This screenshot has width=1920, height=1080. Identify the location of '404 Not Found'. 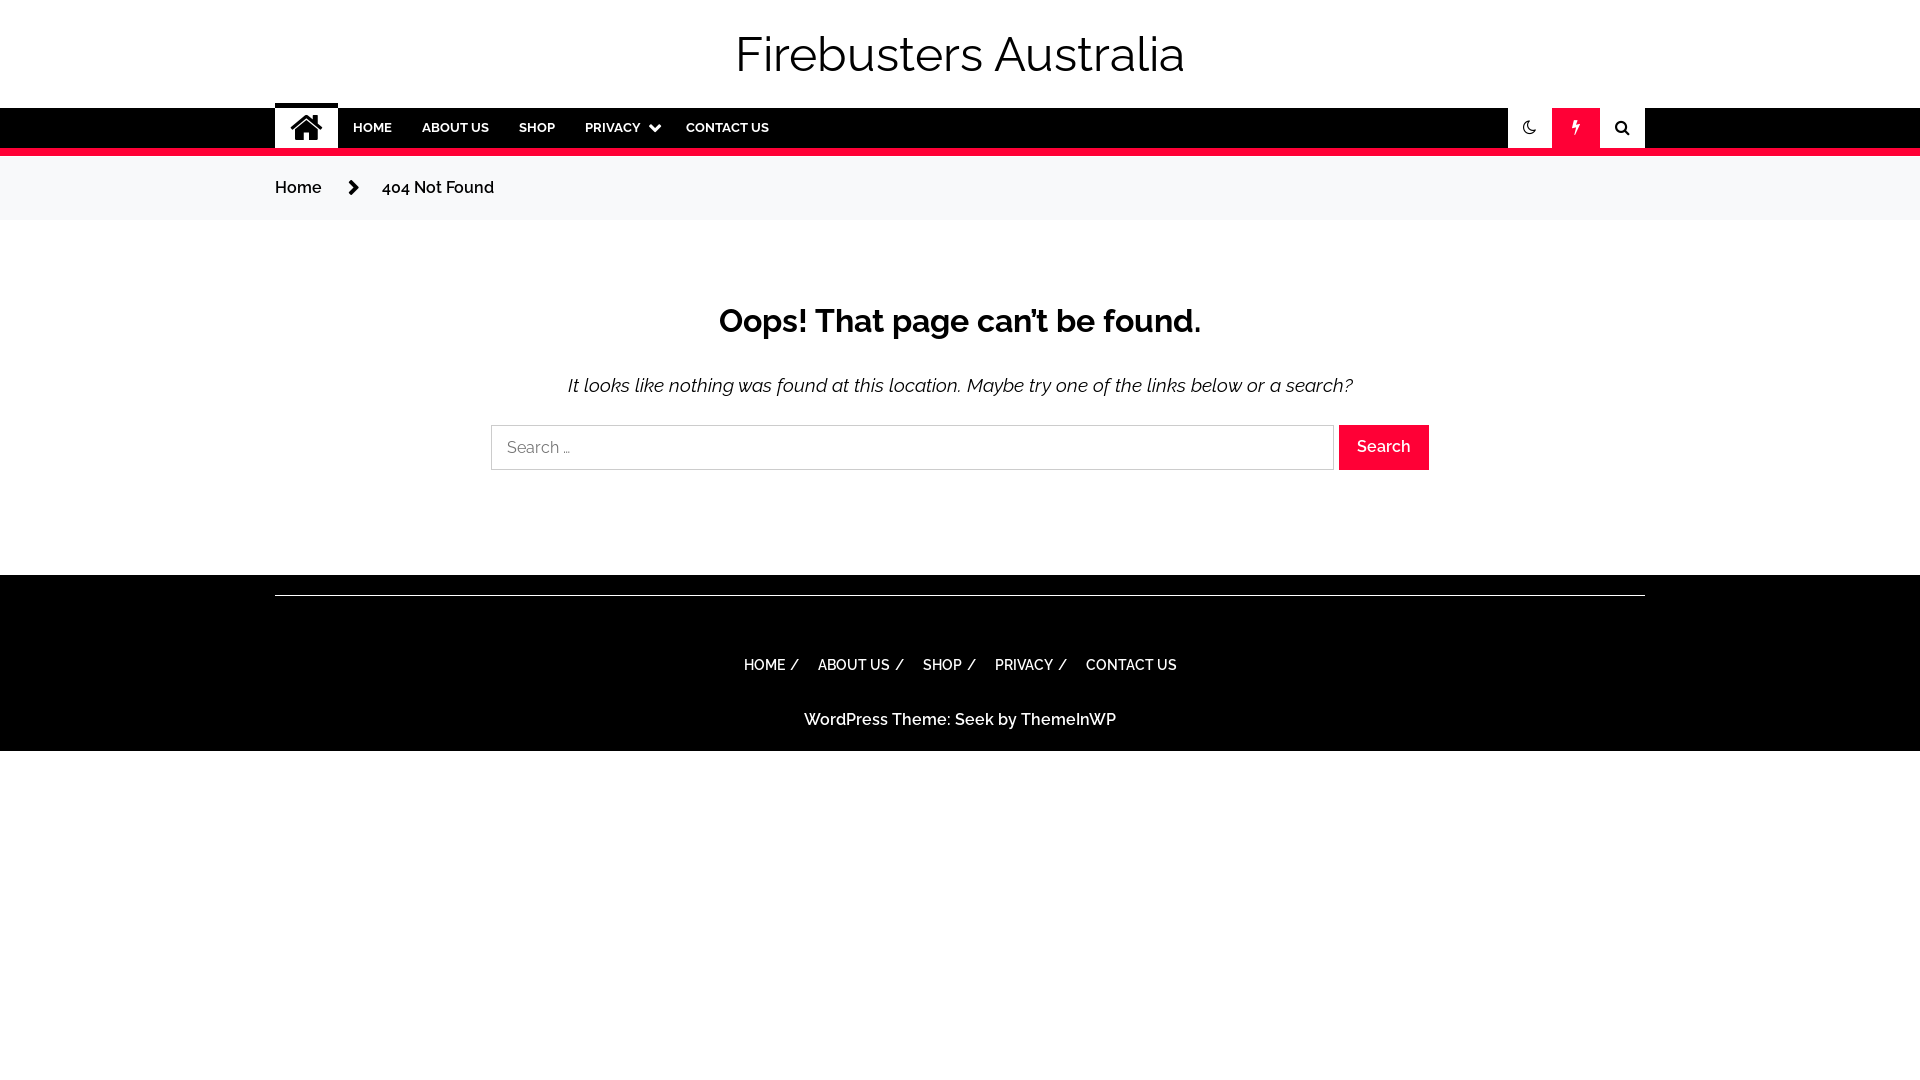
(436, 187).